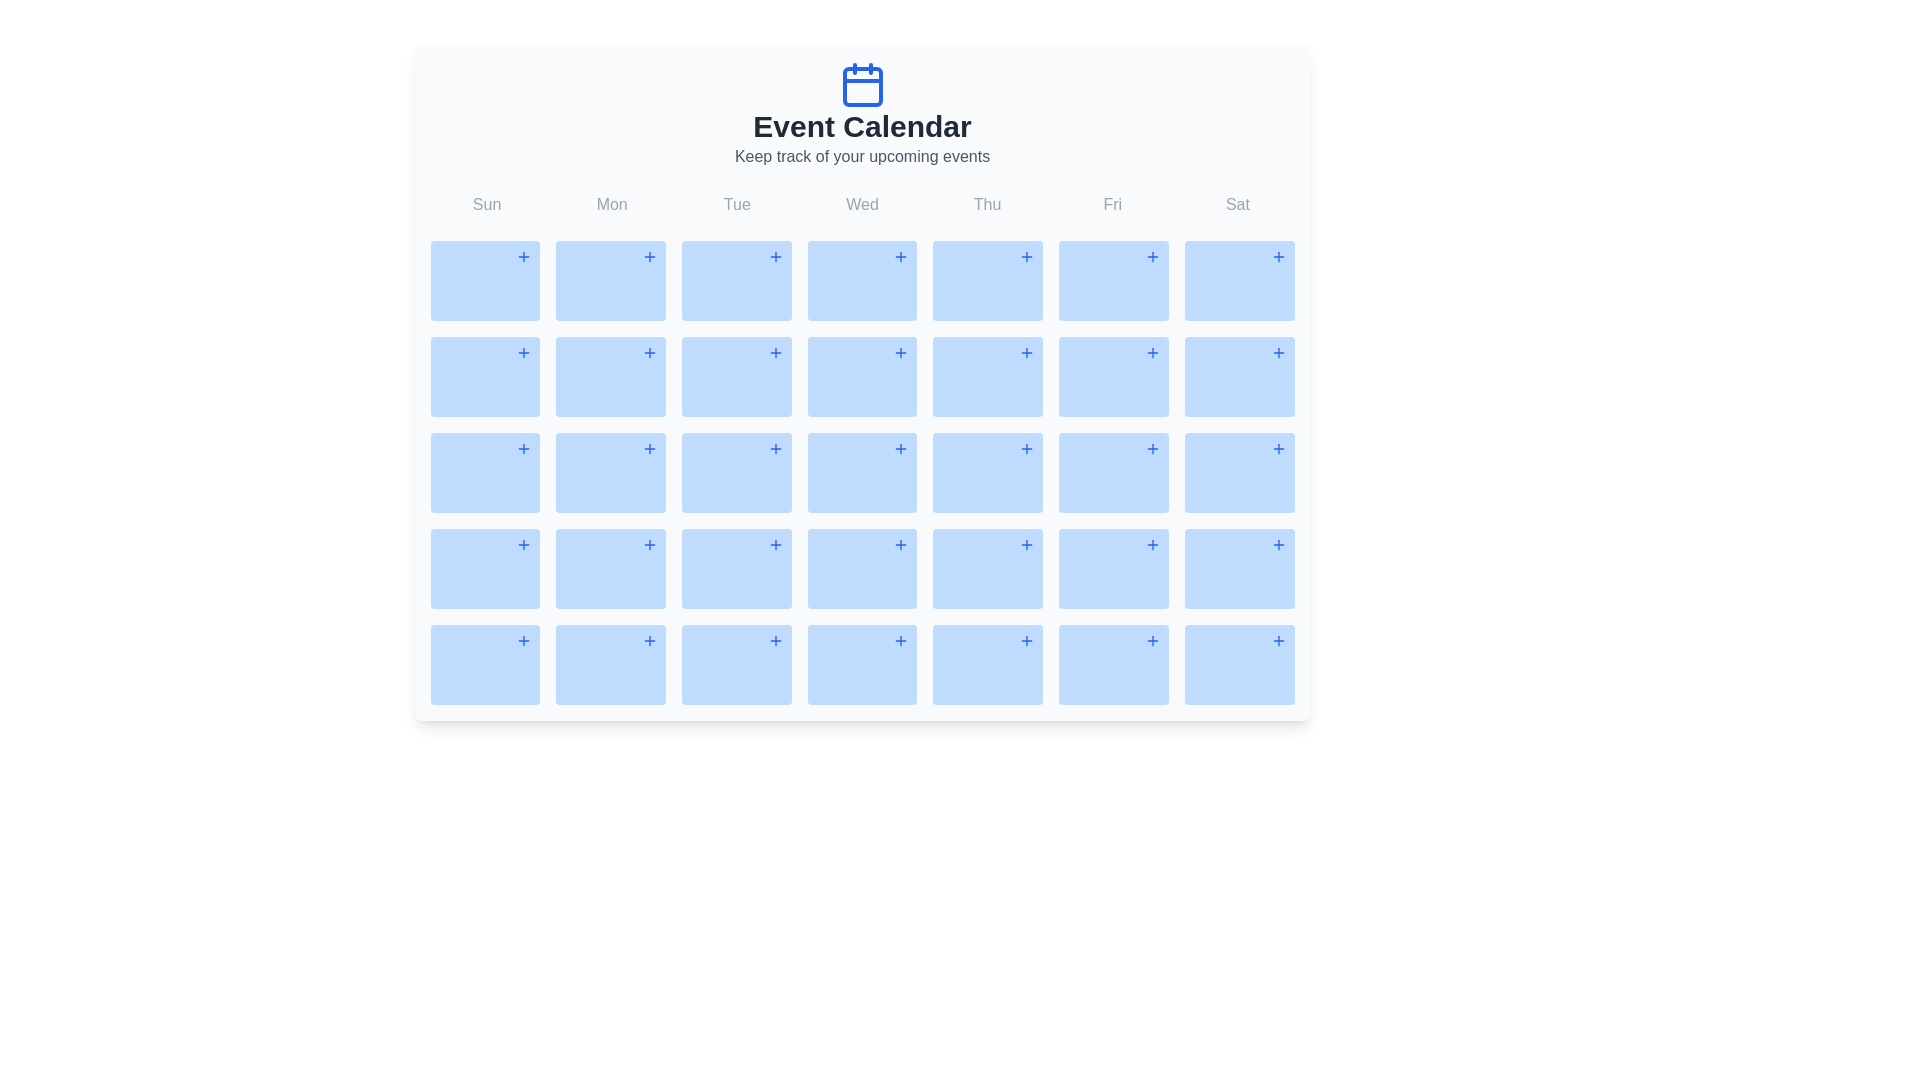  I want to click on the static label row element that serves as the calendar header, which denotes the days of the week, located below the 'Event Calendar' header, so click(862, 204).